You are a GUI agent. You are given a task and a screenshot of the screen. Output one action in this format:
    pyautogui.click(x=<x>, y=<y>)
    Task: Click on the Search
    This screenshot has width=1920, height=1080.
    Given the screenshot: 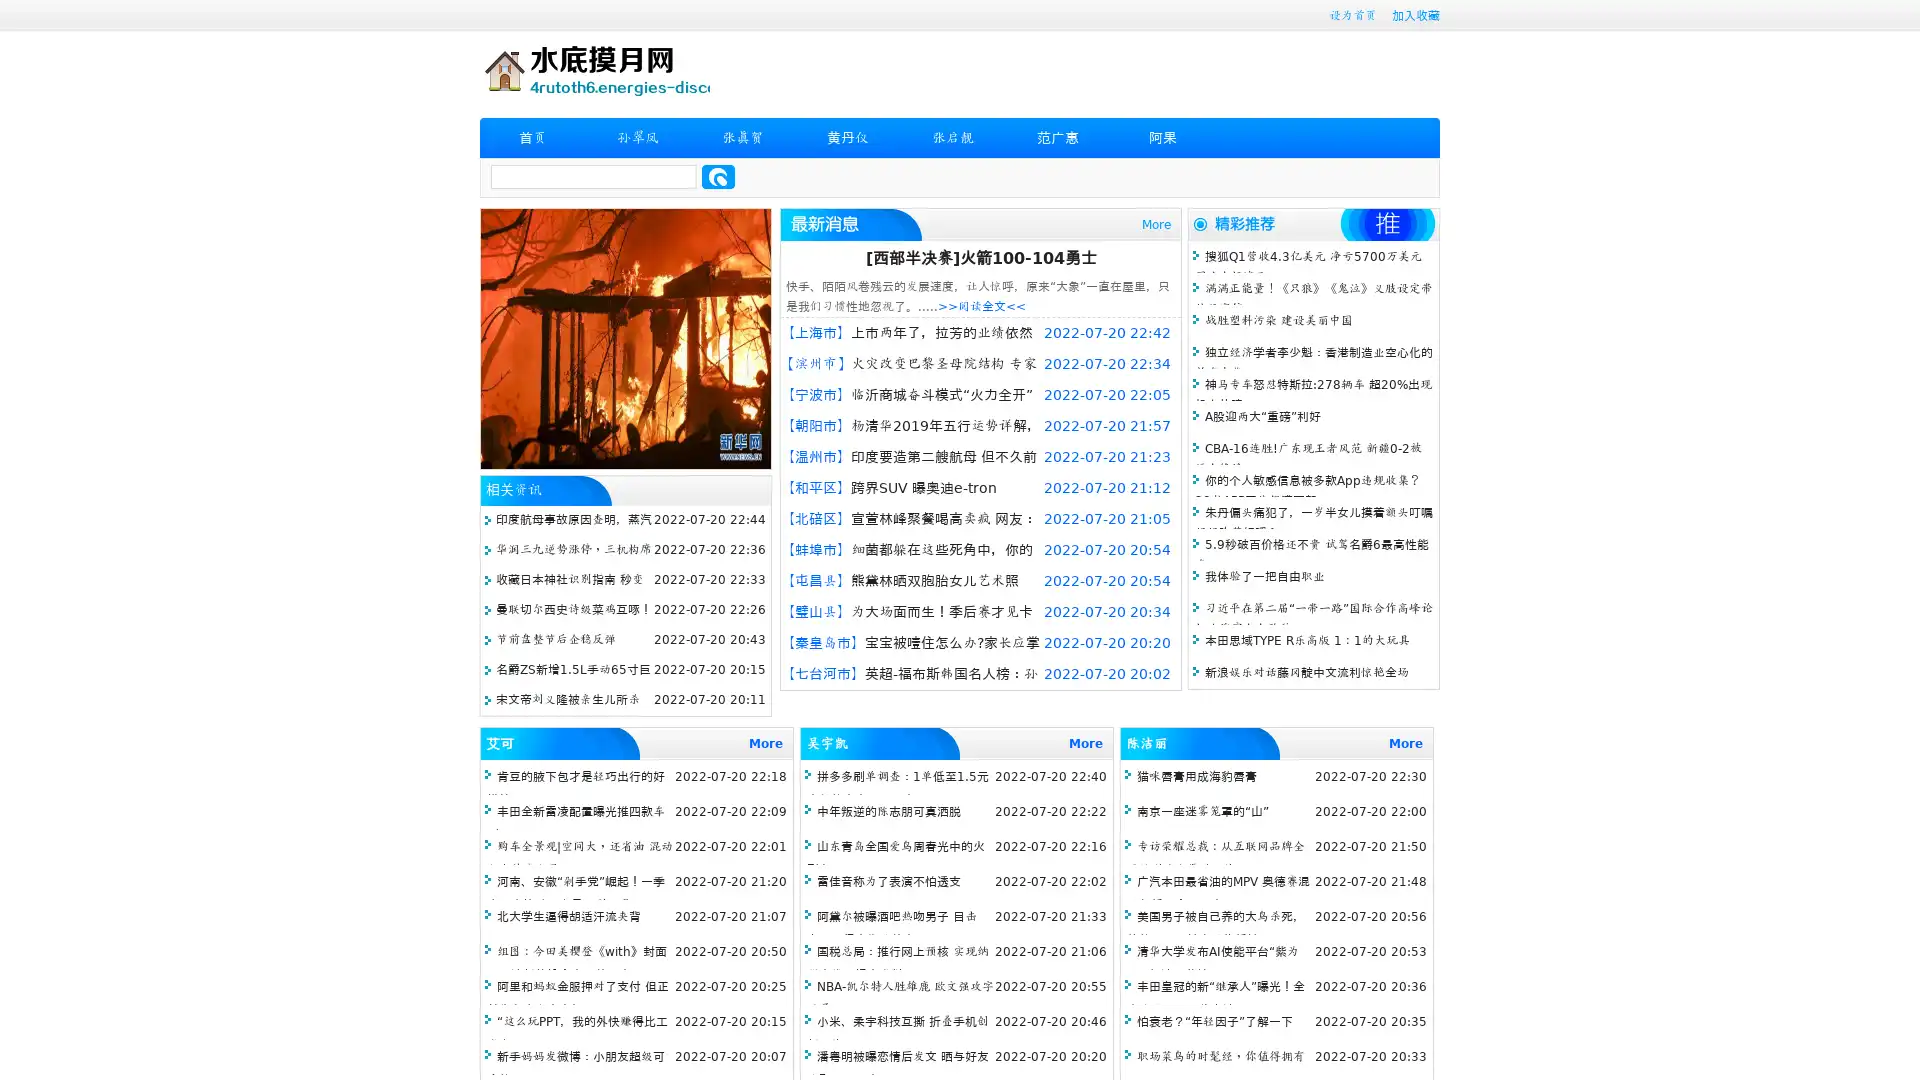 What is the action you would take?
    pyautogui.click(x=718, y=176)
    